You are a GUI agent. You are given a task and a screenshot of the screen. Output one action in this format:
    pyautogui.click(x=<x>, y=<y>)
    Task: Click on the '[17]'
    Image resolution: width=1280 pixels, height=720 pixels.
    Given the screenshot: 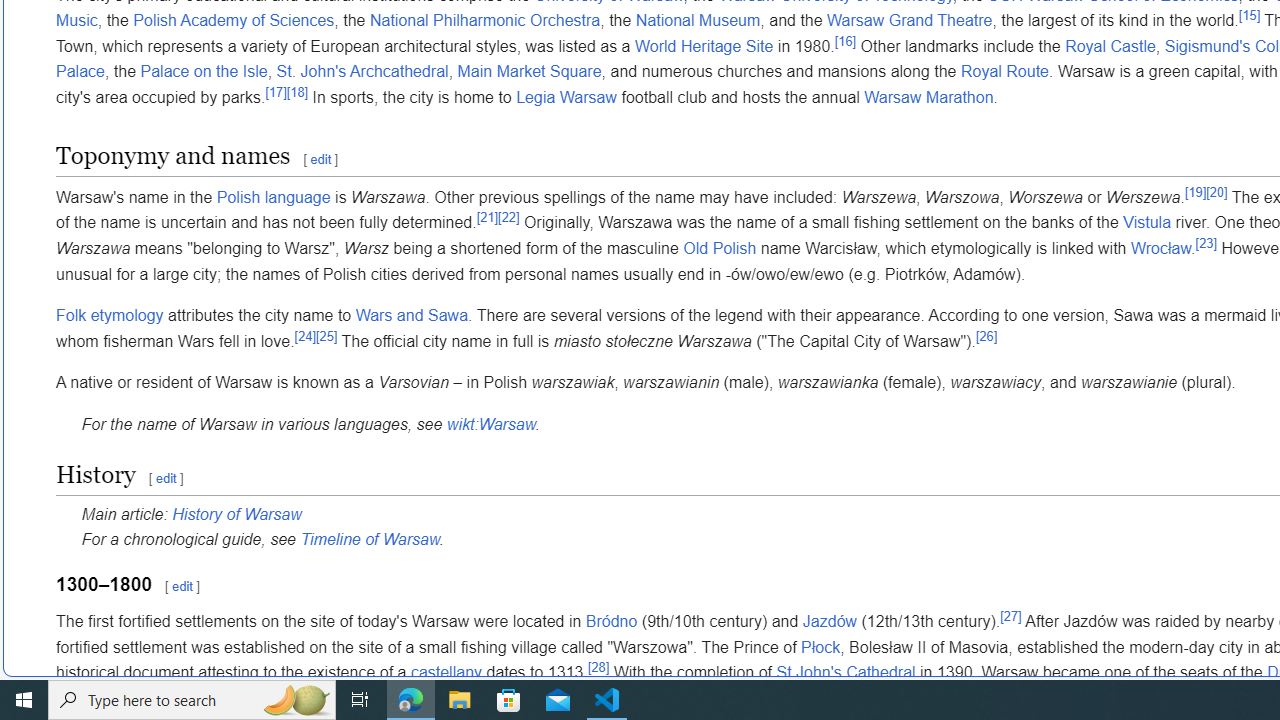 What is the action you would take?
    pyautogui.click(x=274, y=92)
    